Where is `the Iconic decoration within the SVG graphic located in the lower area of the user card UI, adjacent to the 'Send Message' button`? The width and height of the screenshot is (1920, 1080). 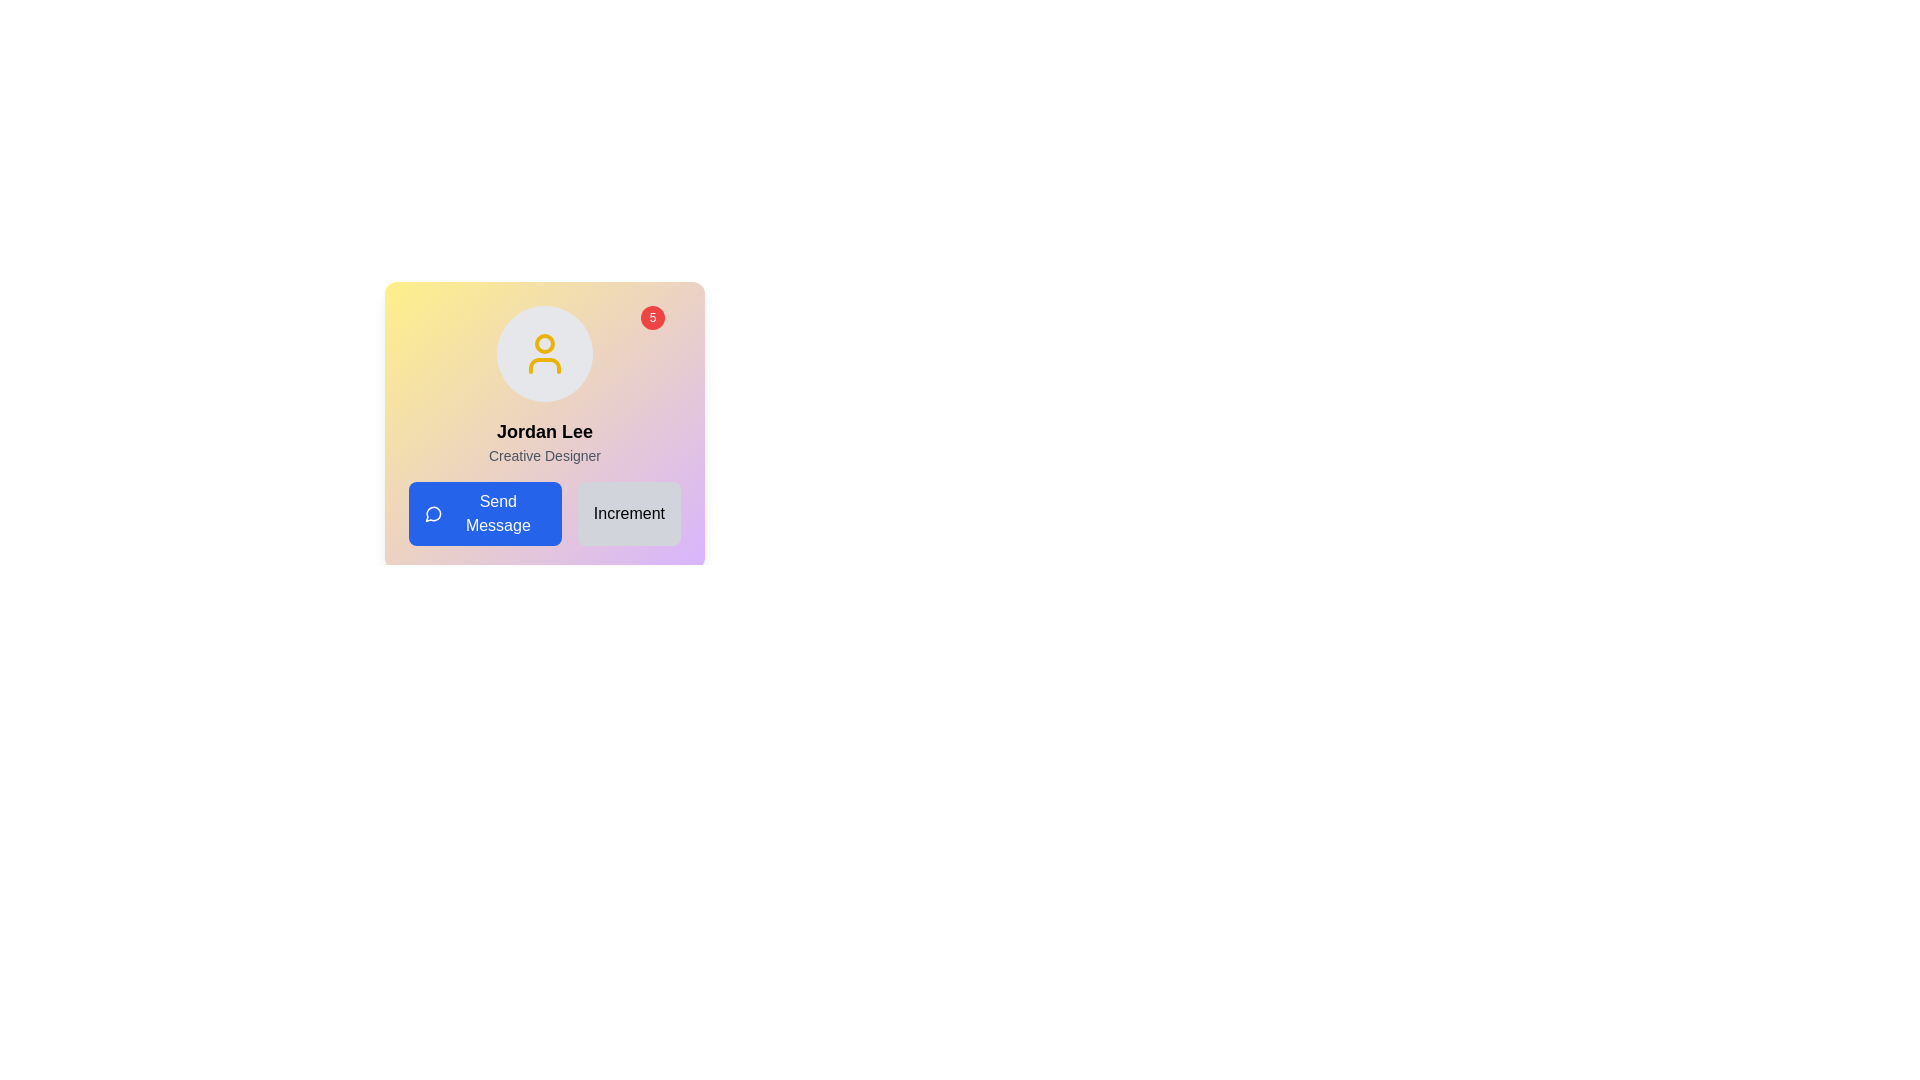
the Iconic decoration within the SVG graphic located in the lower area of the user card UI, adjacent to the 'Send Message' button is located at coordinates (432, 513).